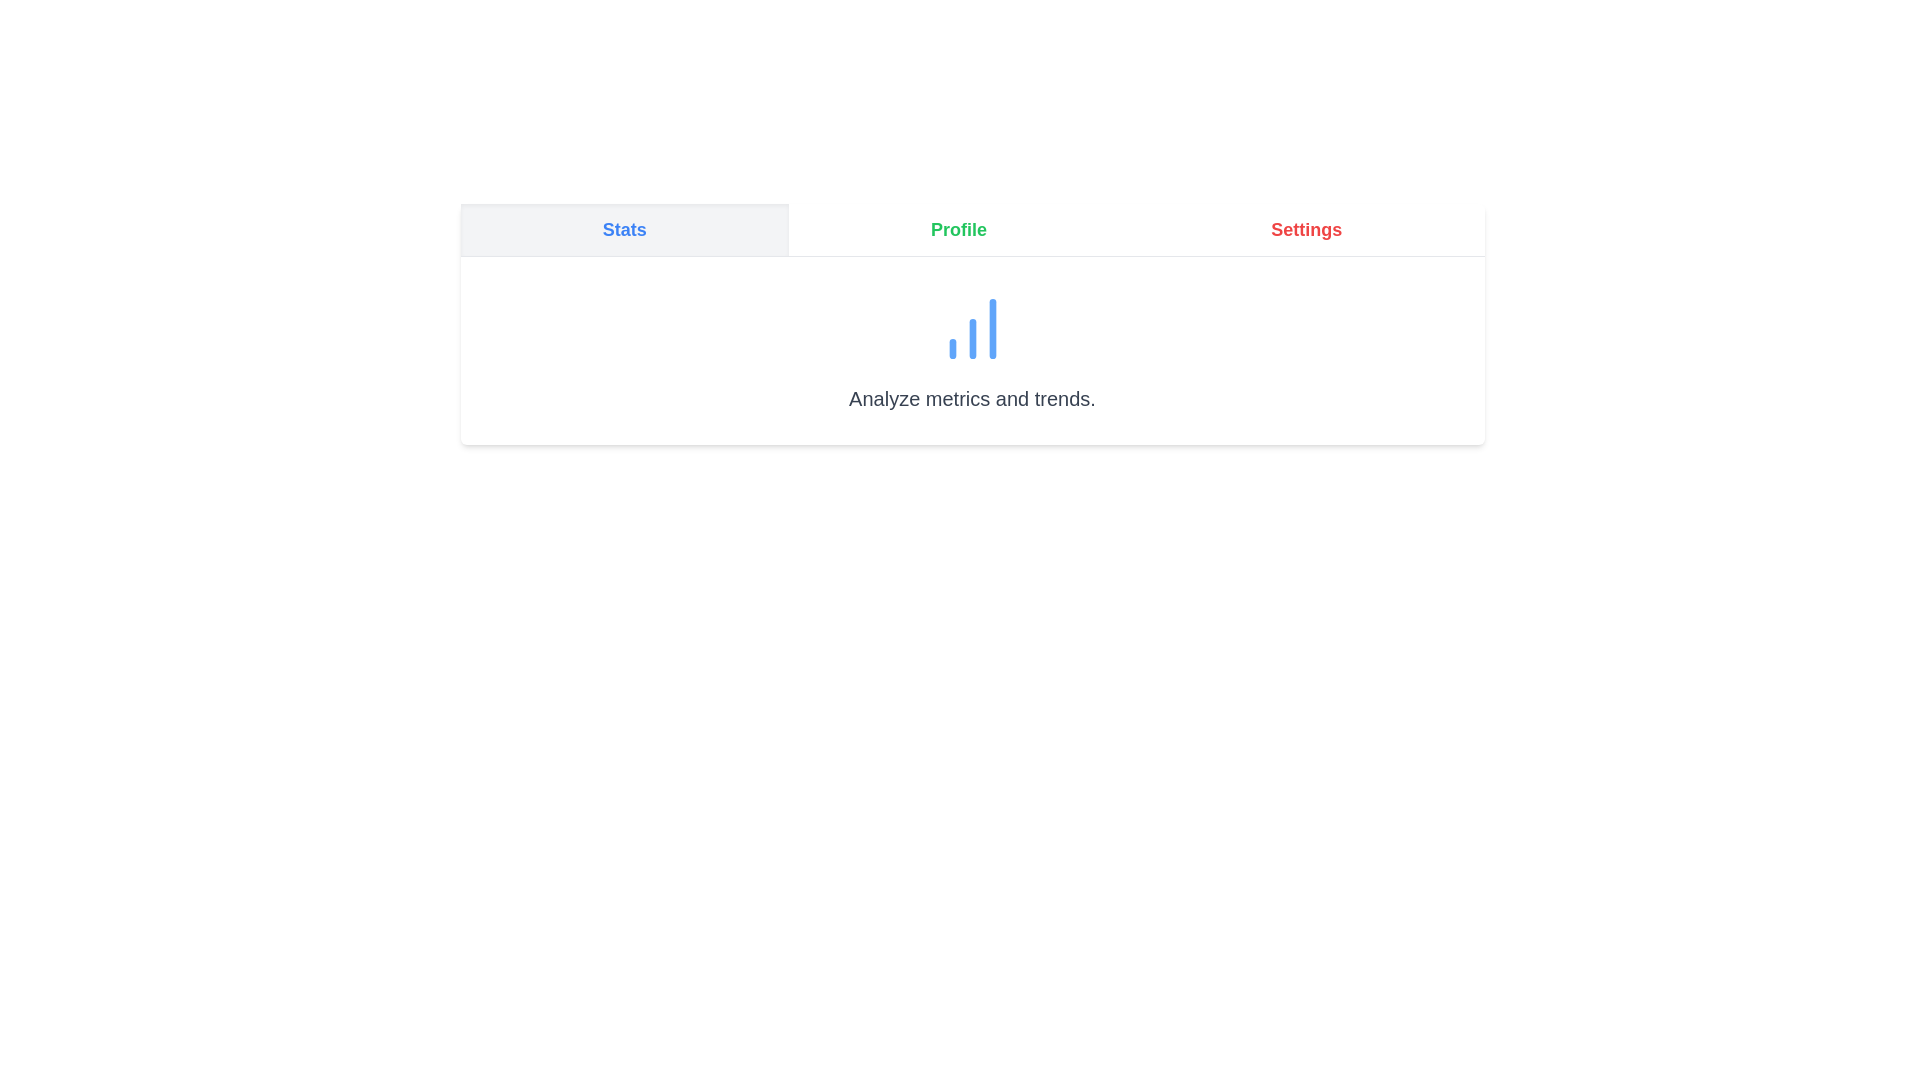  Describe the element at coordinates (972, 229) in the screenshot. I see `the 'Profile' tab in the navigation bar` at that location.